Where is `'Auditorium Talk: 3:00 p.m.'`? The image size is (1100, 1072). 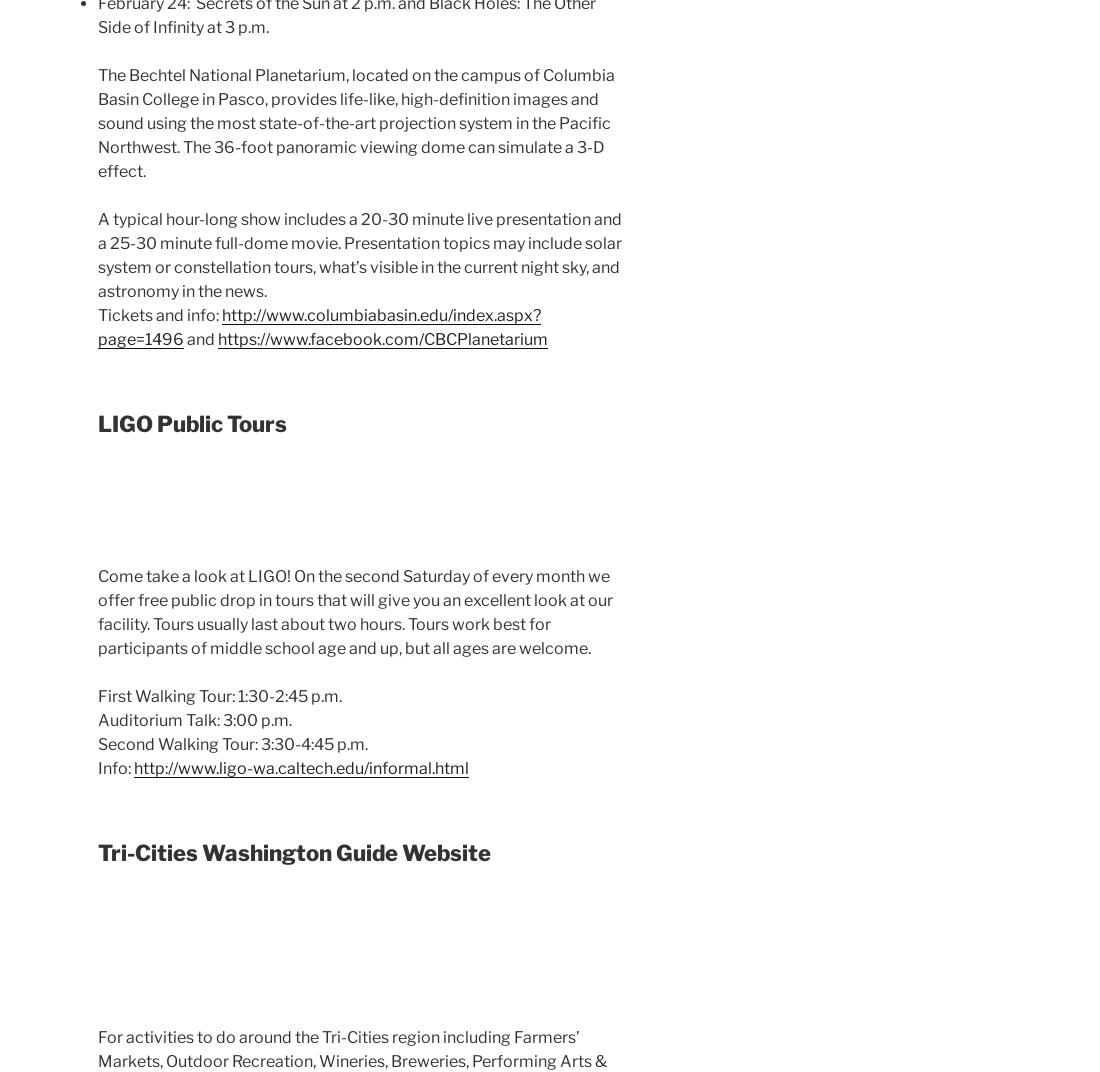
'Auditorium Talk: 3:00 p.m.' is located at coordinates (194, 718).